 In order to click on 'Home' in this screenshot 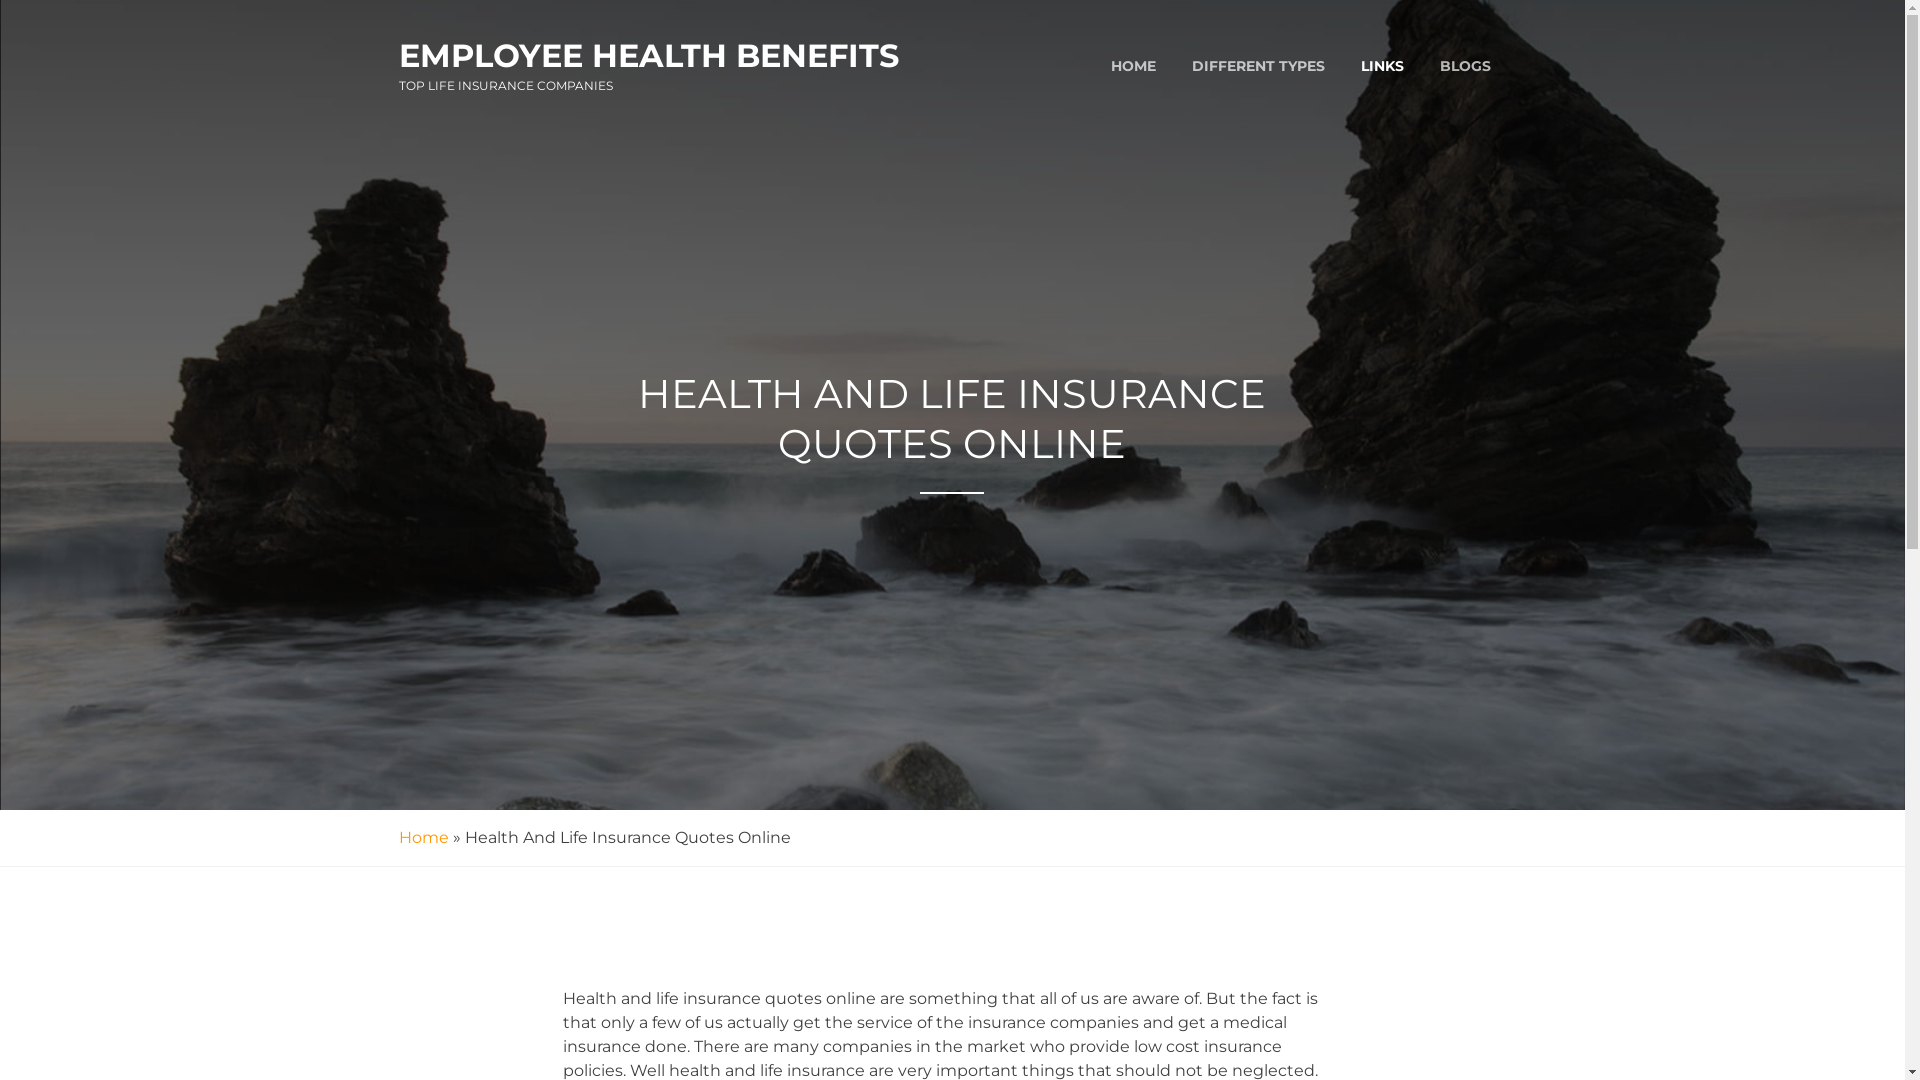, I will do `click(421, 837)`.